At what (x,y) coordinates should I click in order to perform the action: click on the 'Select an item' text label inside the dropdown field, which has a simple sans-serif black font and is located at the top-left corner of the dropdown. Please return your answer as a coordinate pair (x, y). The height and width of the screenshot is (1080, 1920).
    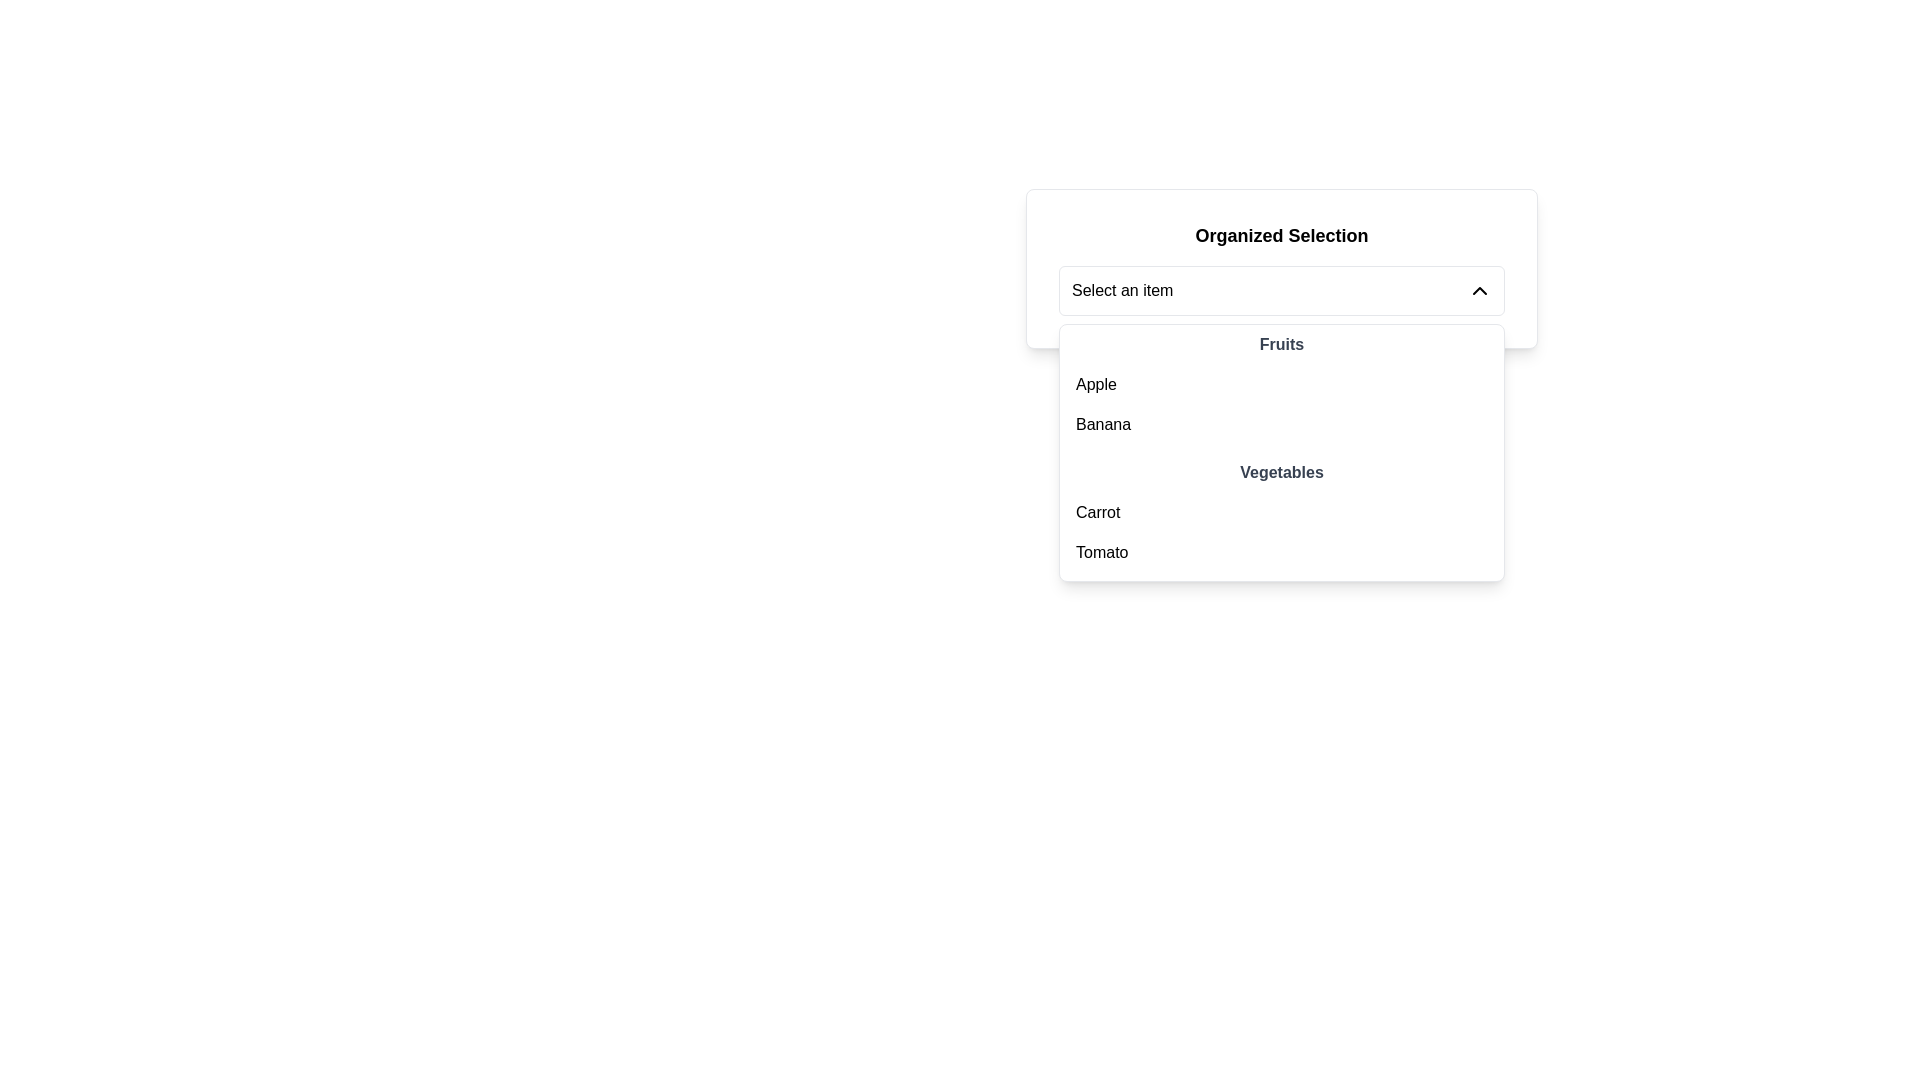
    Looking at the image, I should click on (1122, 290).